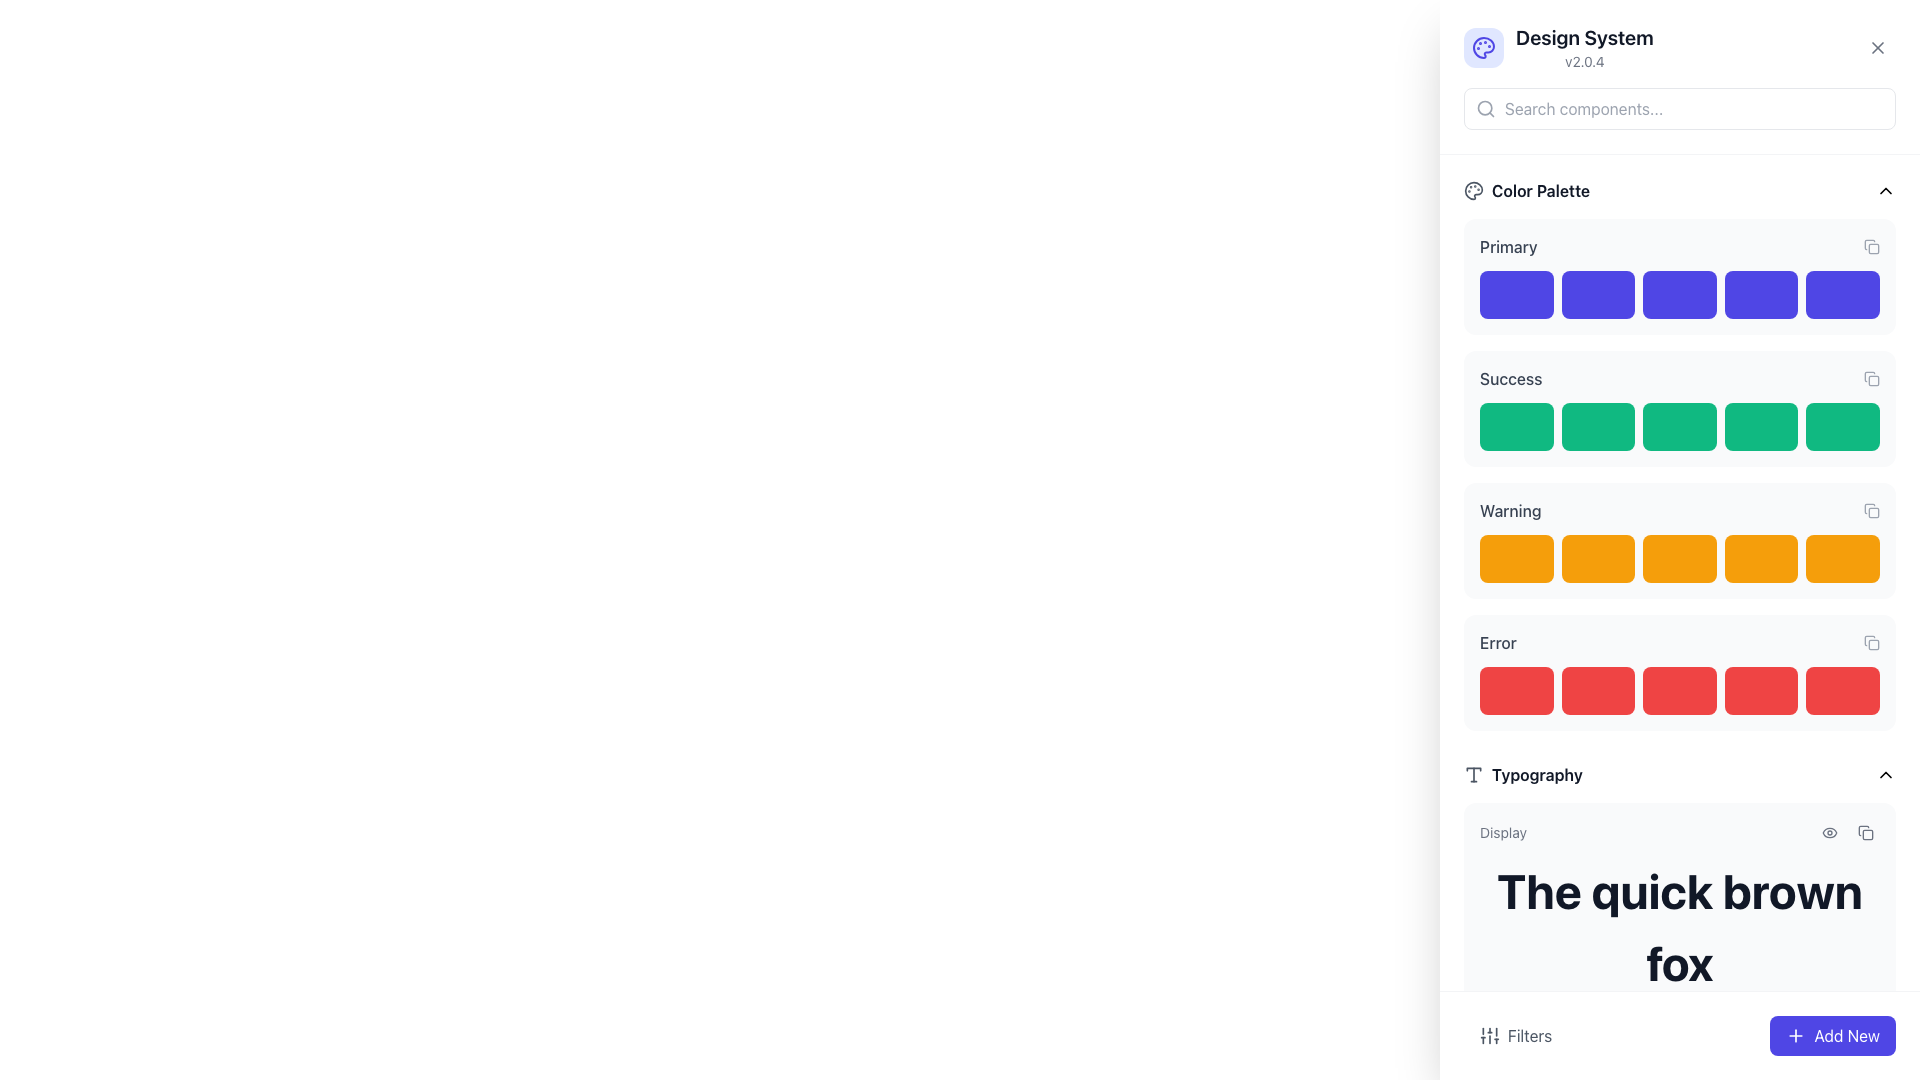  Describe the element at coordinates (1680, 909) in the screenshot. I see `the first Text Display Card in the Typography section, which has a light gray background and contains the text 'The quick brown fox'` at that location.